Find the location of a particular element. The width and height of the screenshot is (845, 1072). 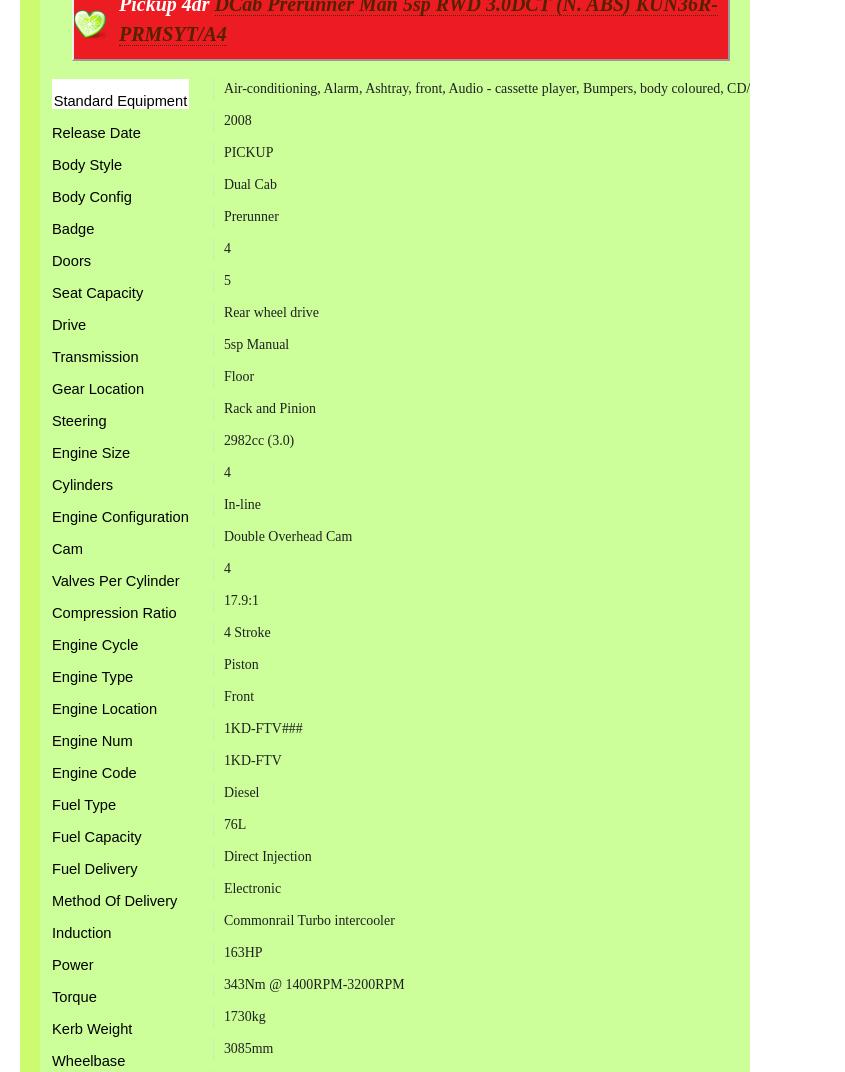

'163HP' is located at coordinates (241, 951).